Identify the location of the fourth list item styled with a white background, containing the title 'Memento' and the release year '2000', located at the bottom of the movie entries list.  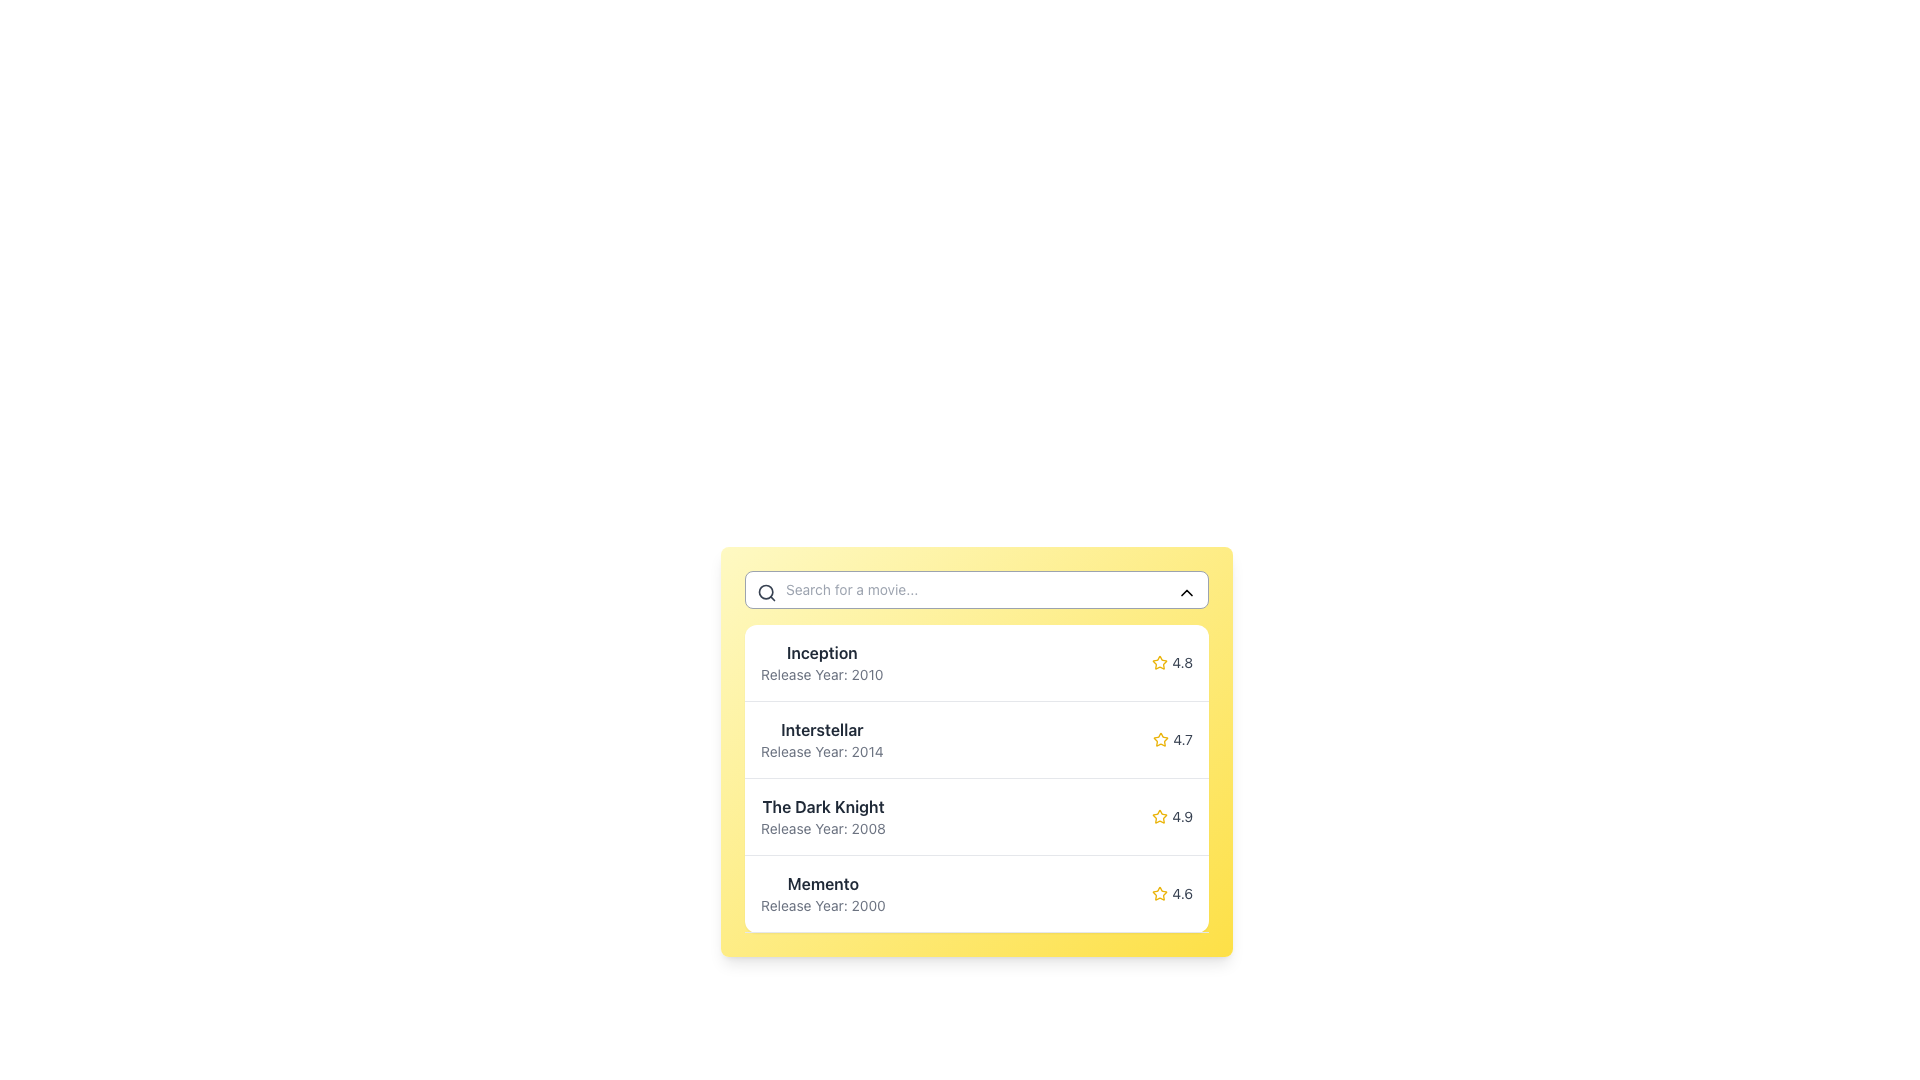
(977, 893).